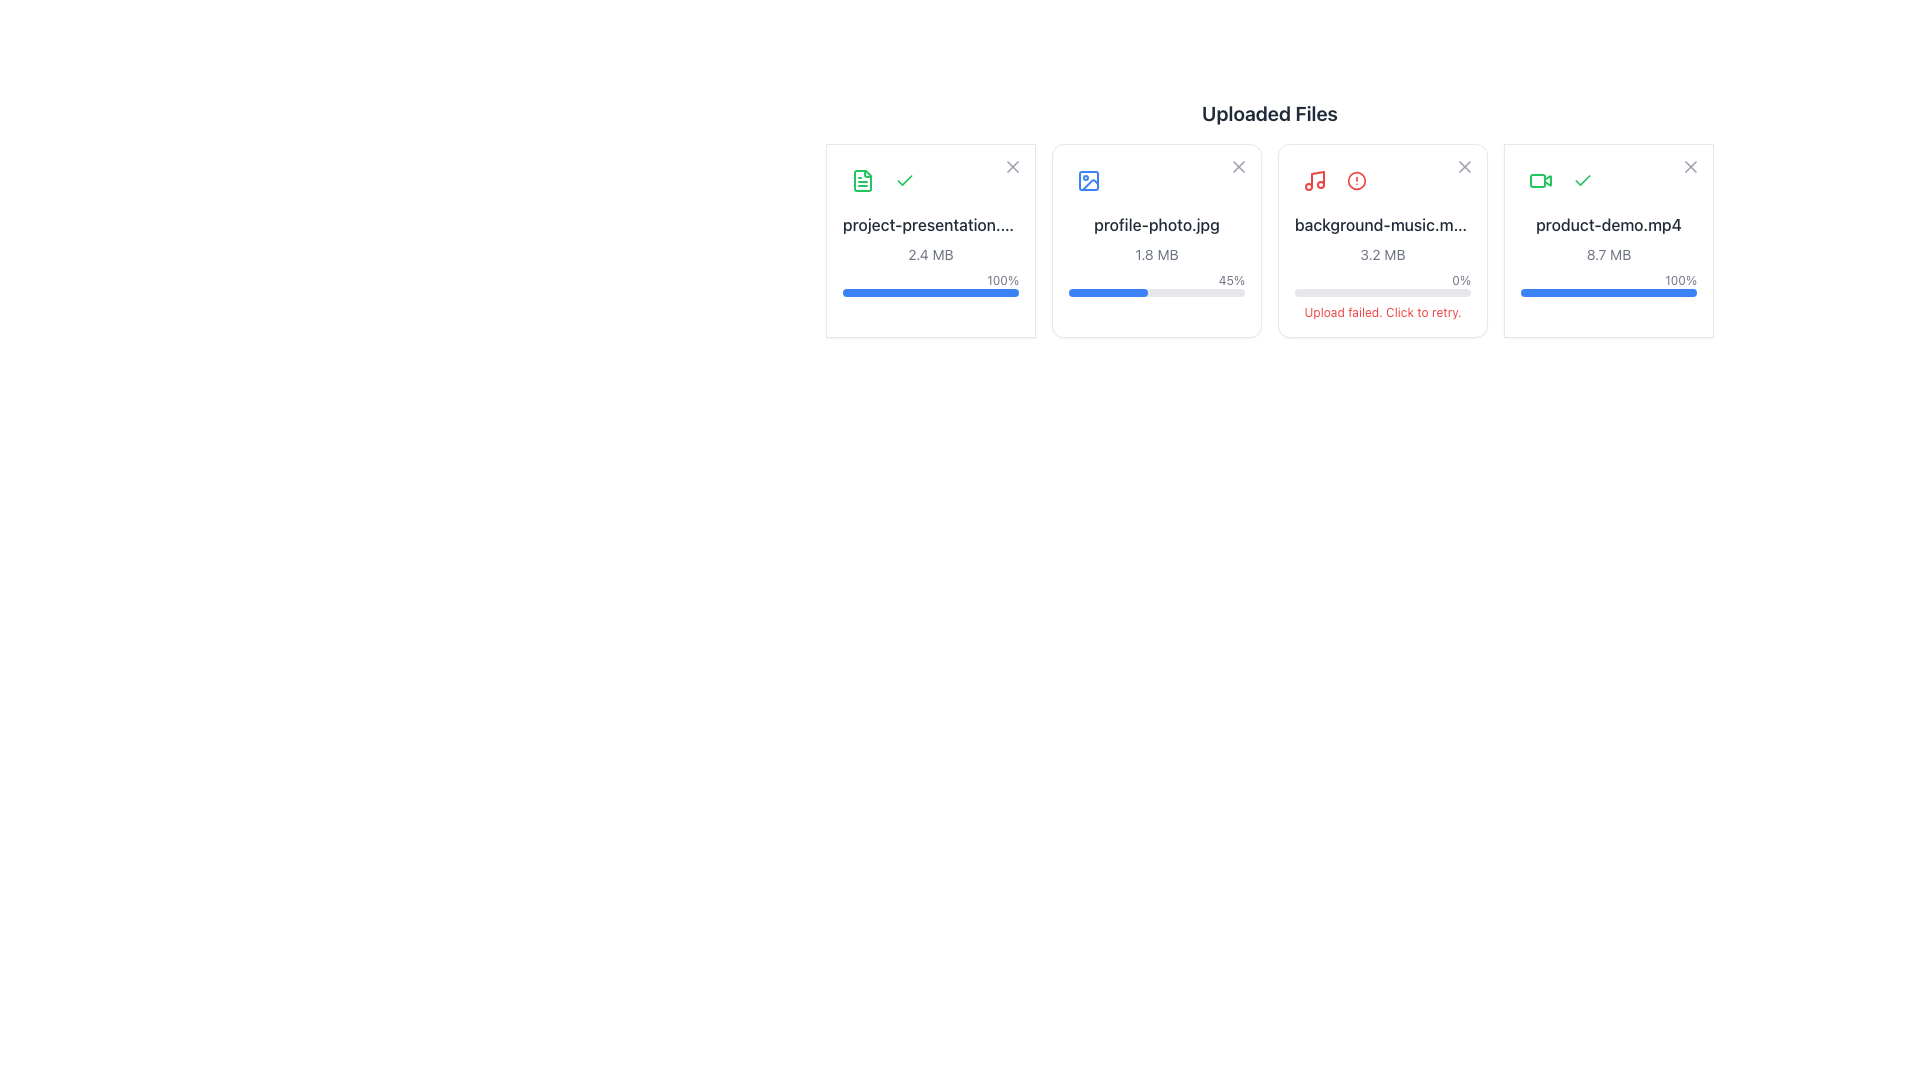  I want to click on SVG rectangular shape element, which is part of the graphical representation associated with the 'product-demo.mp4' item, using developer tools, so click(1536, 181).